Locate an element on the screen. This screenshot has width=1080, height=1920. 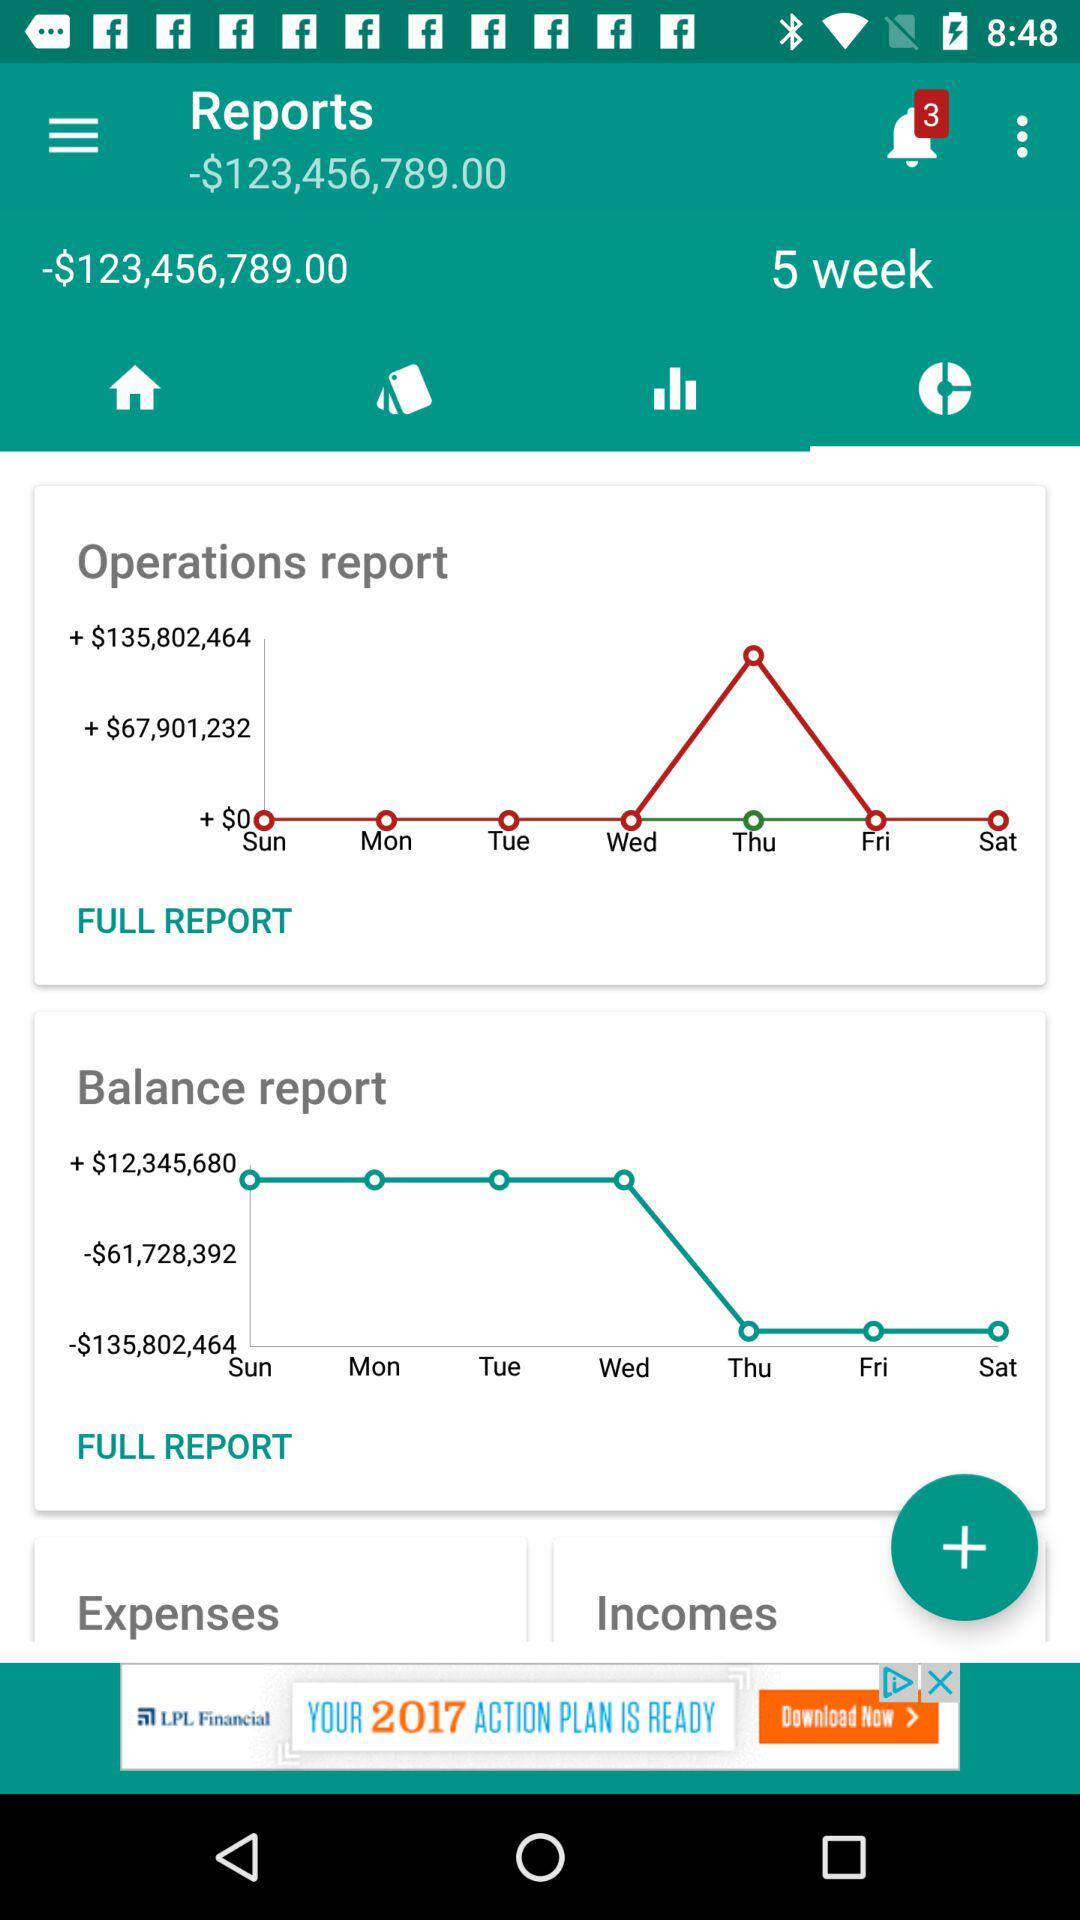
more option is located at coordinates (963, 1546).